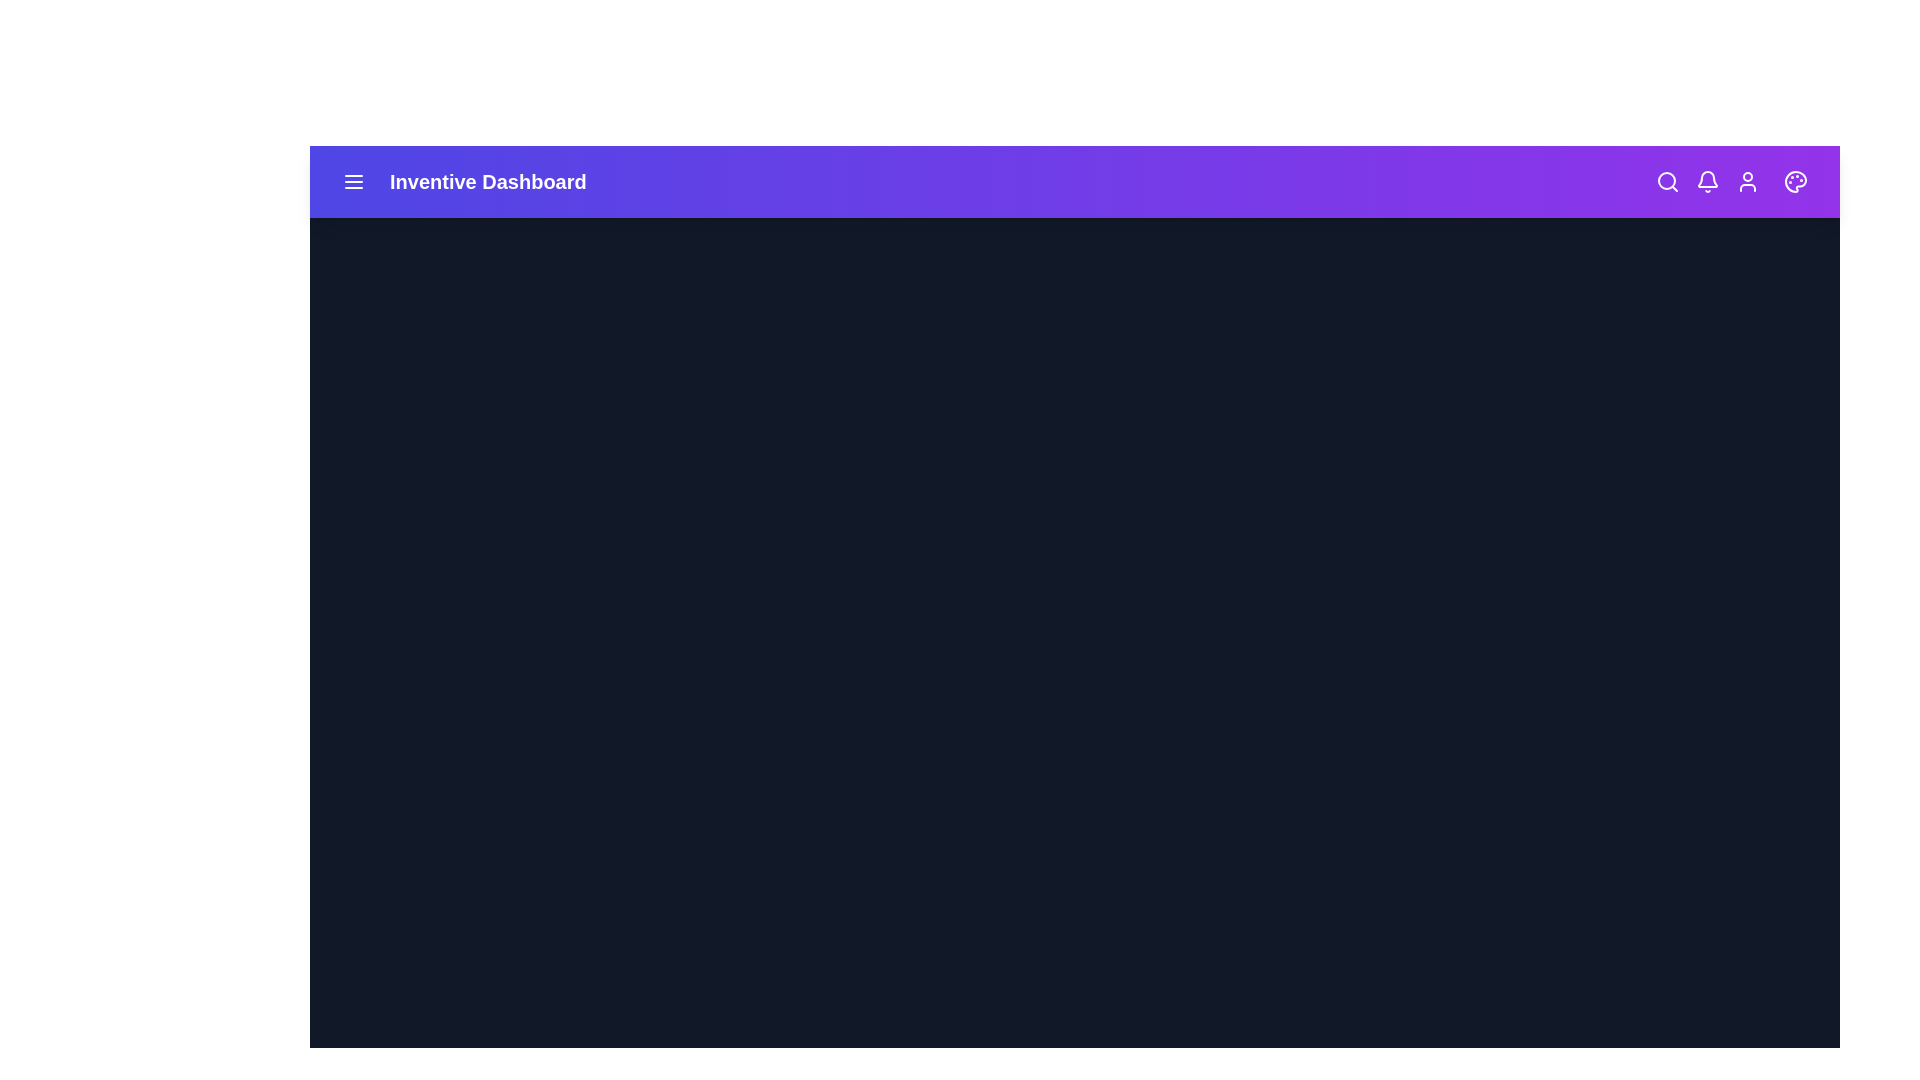  What do you see at coordinates (1795, 181) in the screenshot?
I see `the palette icon to toggle the theme` at bounding box center [1795, 181].